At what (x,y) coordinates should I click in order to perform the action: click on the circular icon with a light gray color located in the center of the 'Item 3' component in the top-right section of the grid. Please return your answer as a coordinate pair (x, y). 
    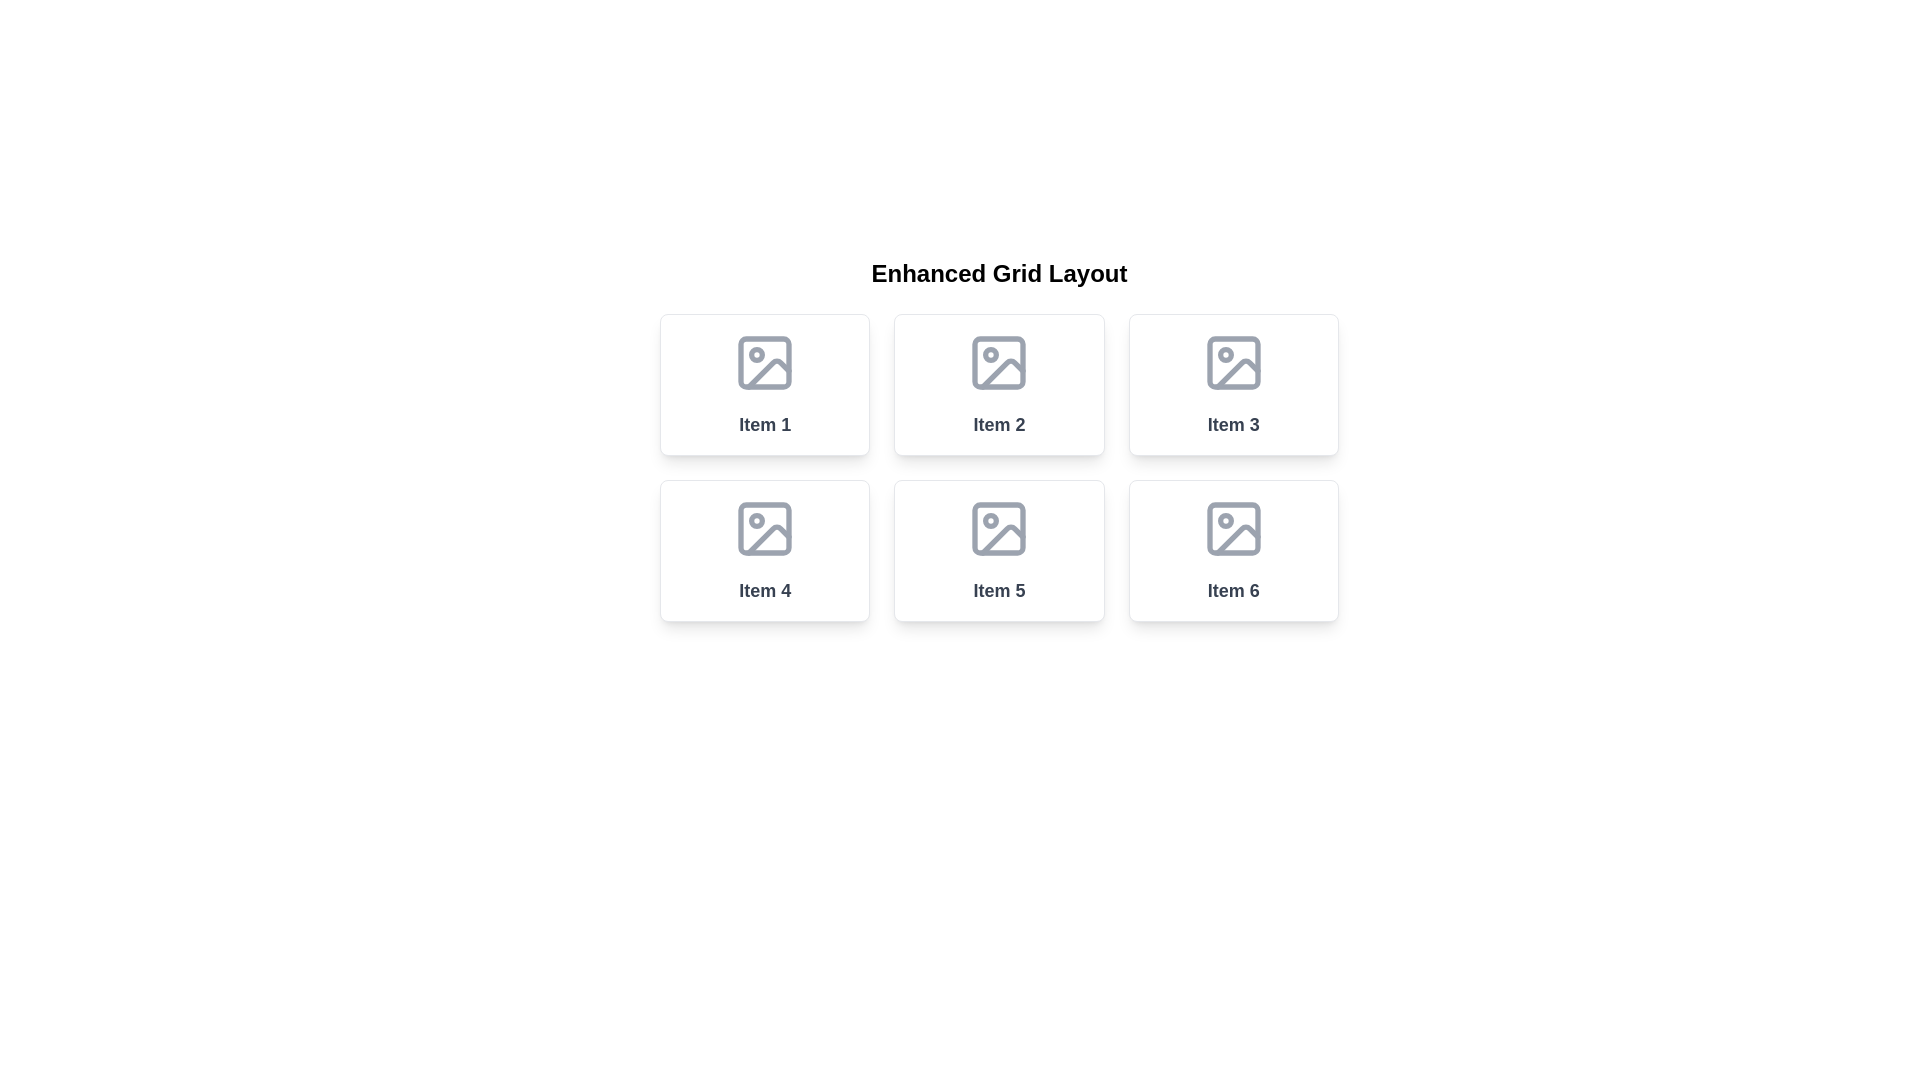
    Looking at the image, I should click on (1232, 362).